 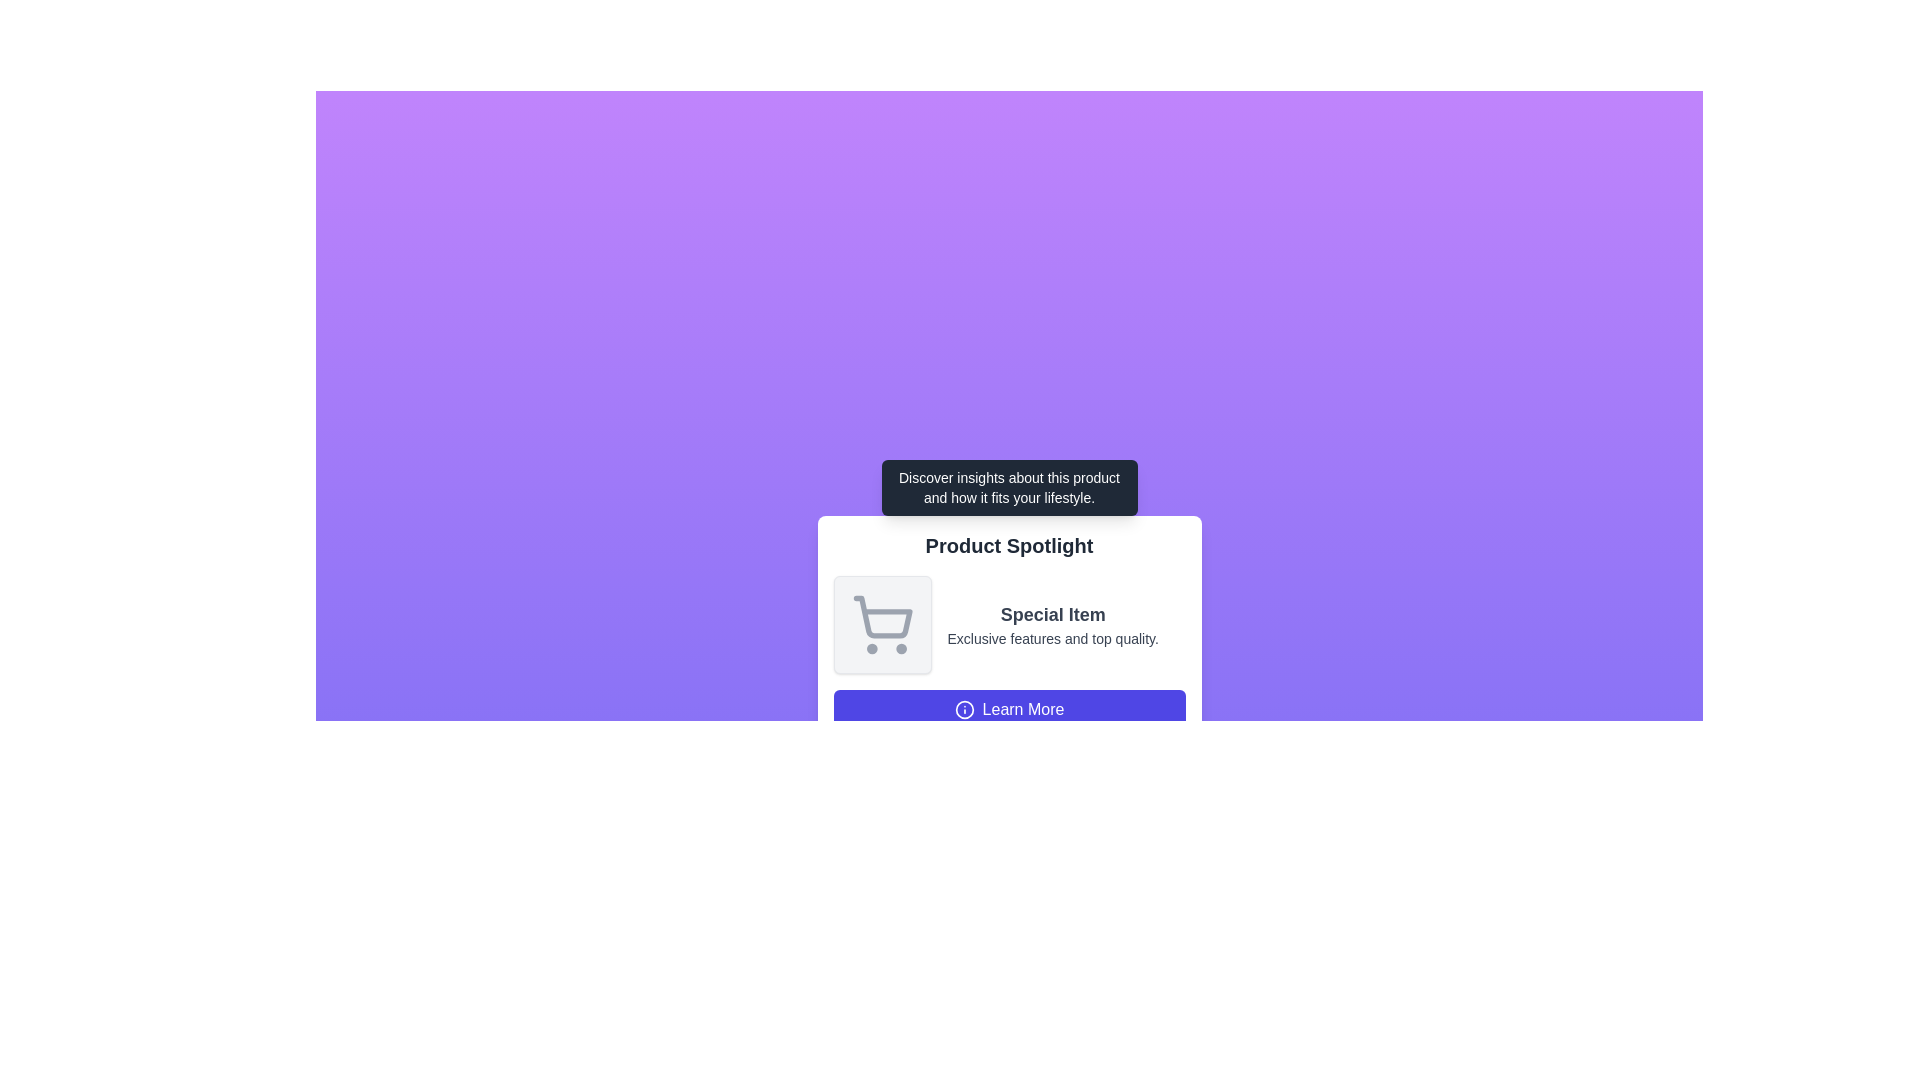 What do you see at coordinates (1052, 639) in the screenshot?
I see `text snippet labeled 'Exclusive features and top quality.' located beneath the bold 'Special Item' text within the product information section of the card layout` at bounding box center [1052, 639].